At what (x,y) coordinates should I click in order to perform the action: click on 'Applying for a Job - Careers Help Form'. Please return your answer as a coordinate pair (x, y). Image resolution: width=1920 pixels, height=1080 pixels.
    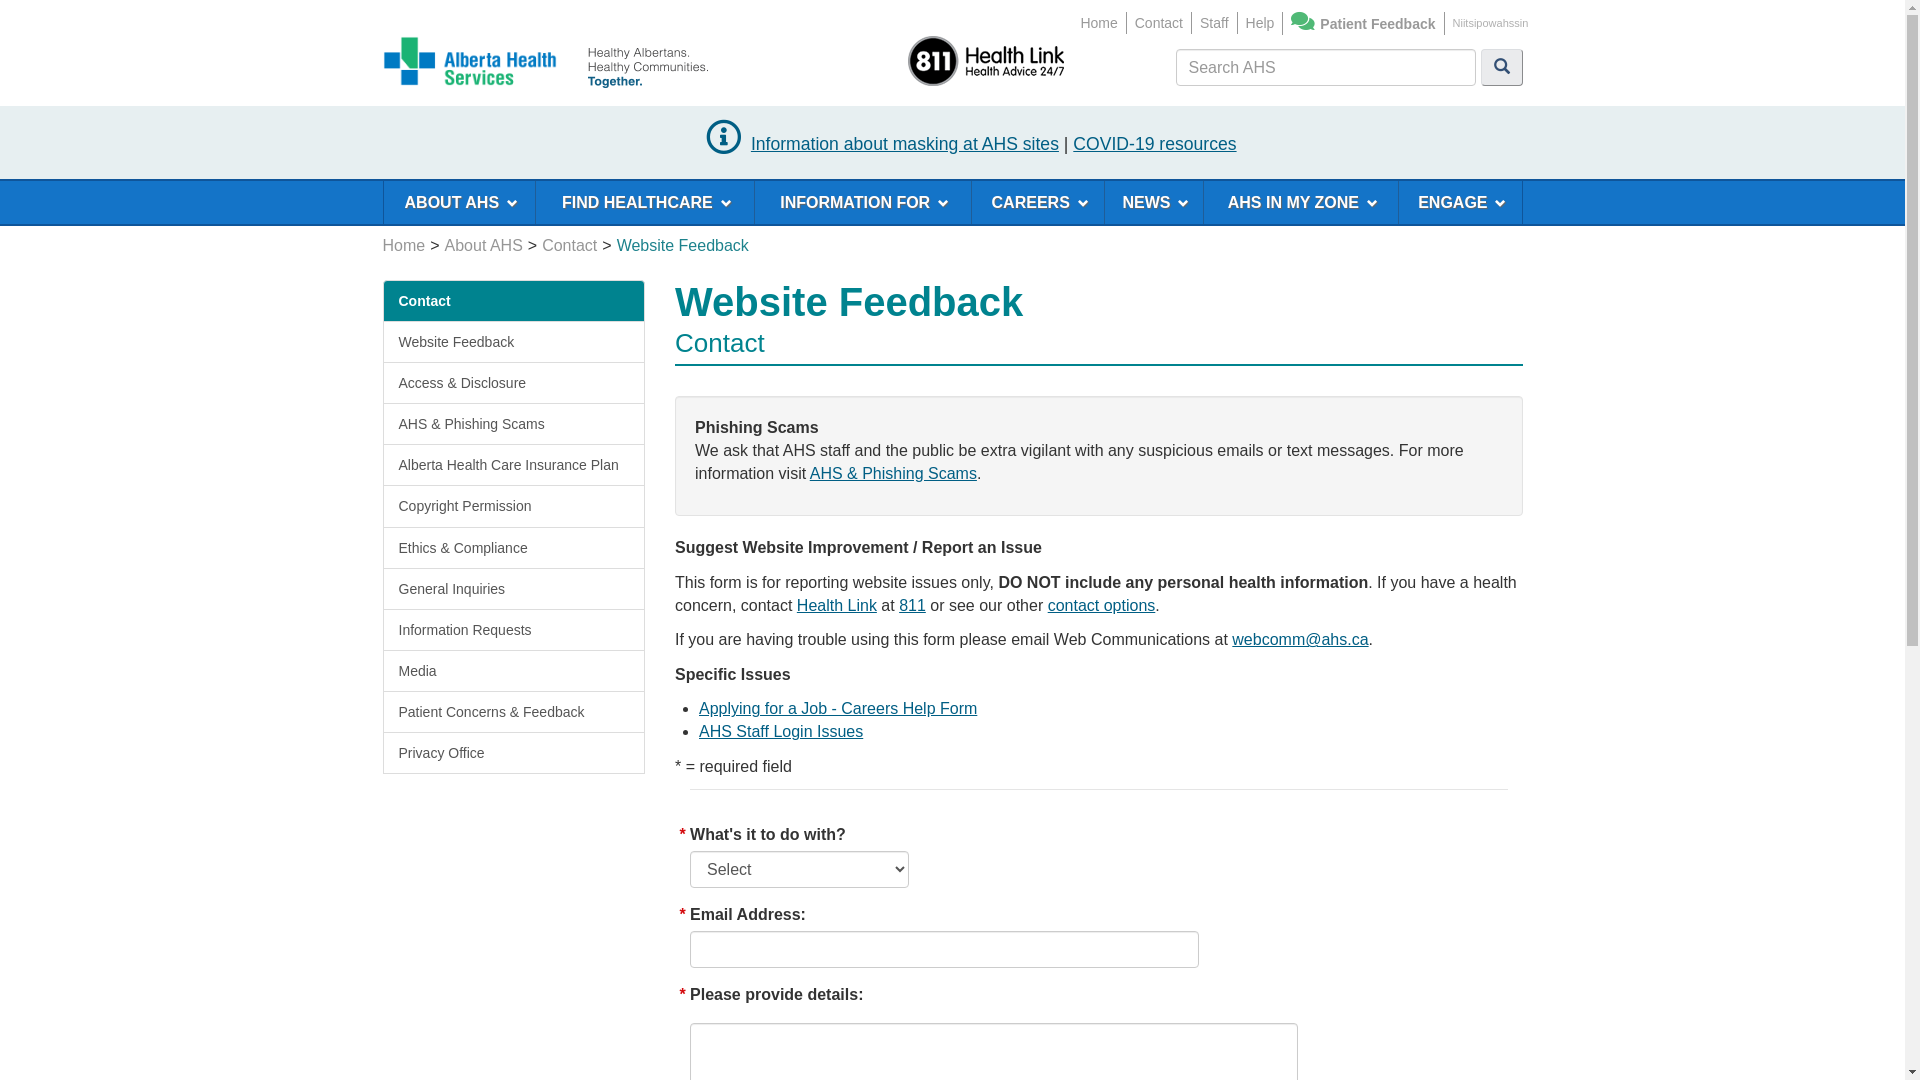
    Looking at the image, I should click on (838, 707).